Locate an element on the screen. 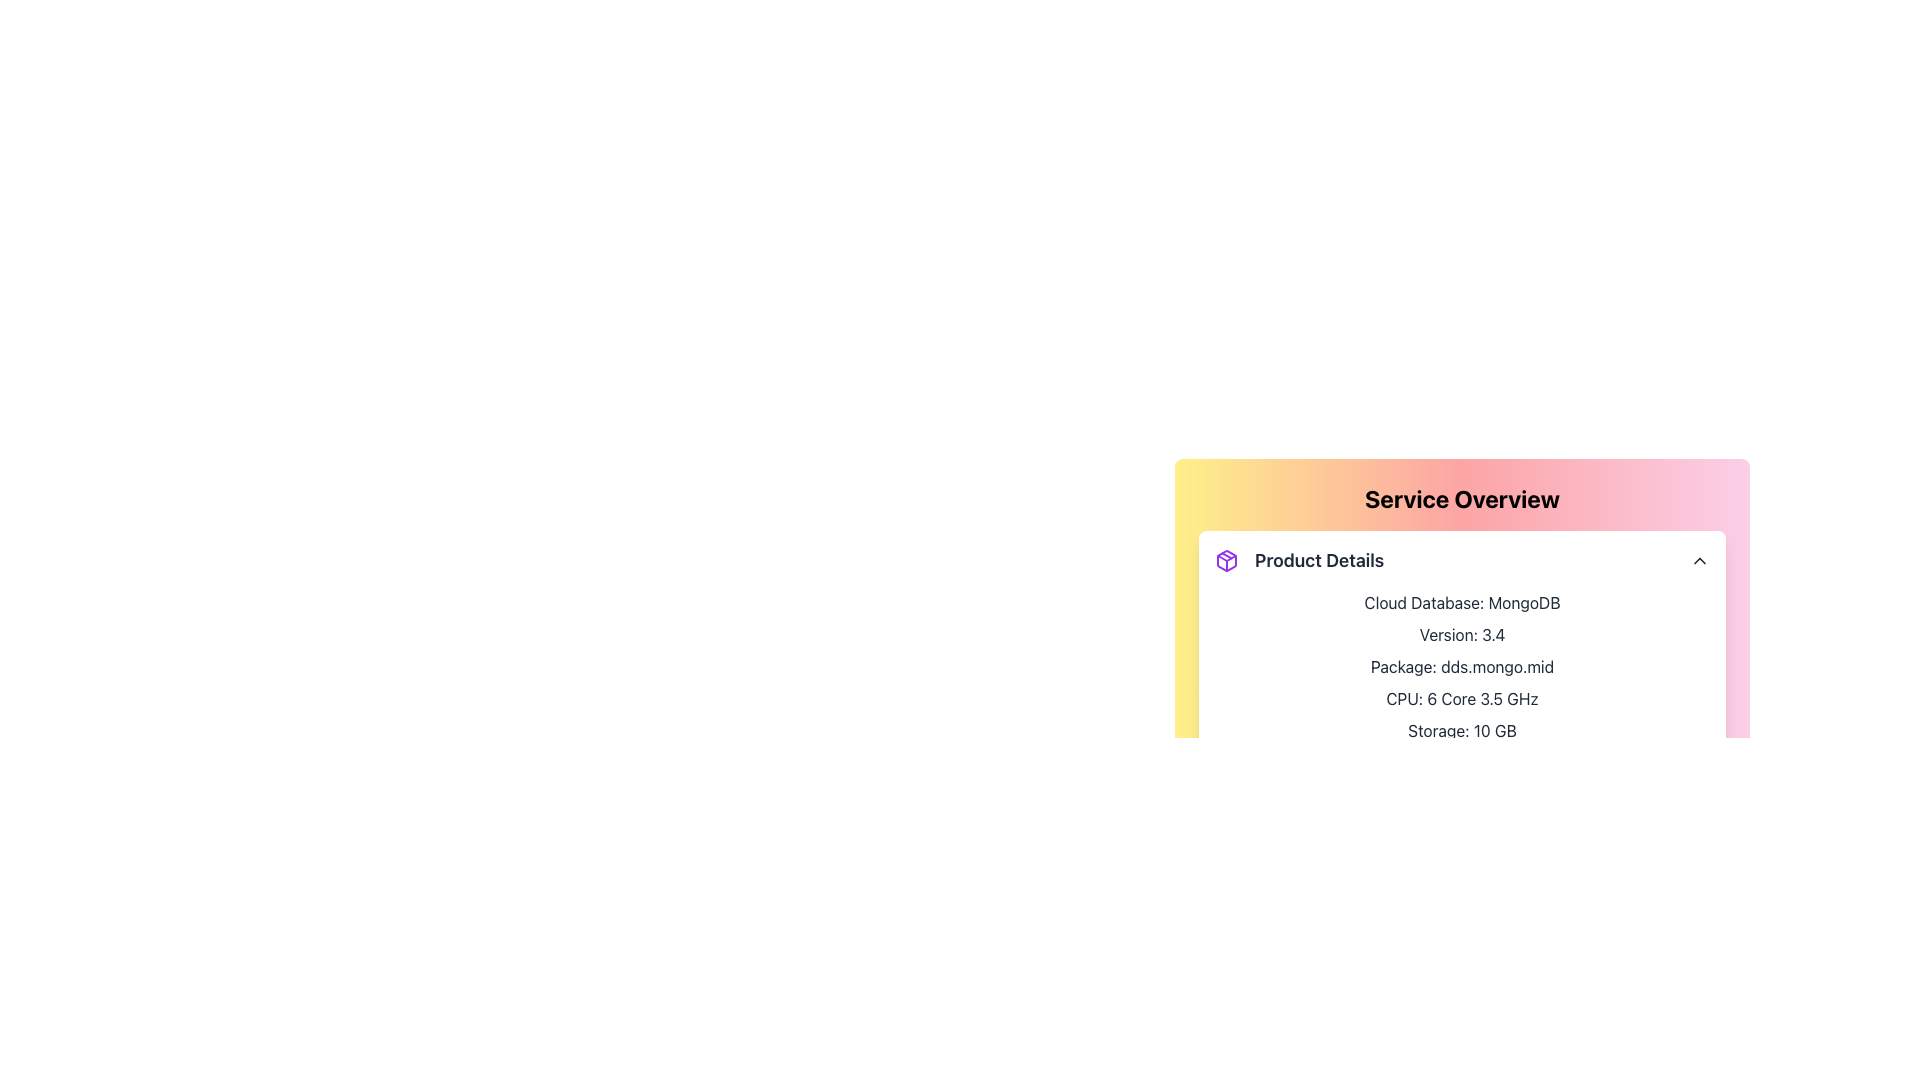 This screenshot has width=1920, height=1080. the fifth text label displaying the allocated storage capacity of 10 GB in the 'Product Details' section under 'Service Overview' is located at coordinates (1462, 731).